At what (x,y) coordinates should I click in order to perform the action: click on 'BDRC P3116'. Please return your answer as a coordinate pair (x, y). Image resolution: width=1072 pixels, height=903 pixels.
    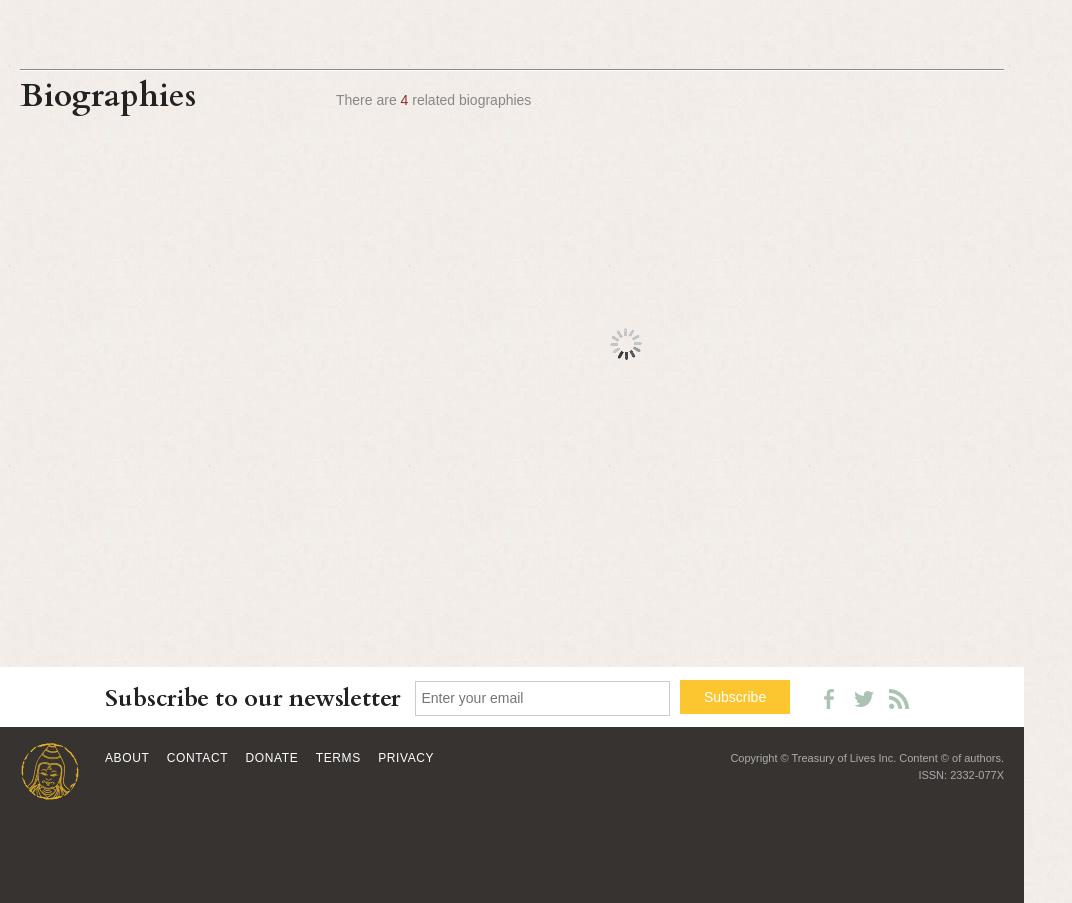
    Looking at the image, I should click on (568, 636).